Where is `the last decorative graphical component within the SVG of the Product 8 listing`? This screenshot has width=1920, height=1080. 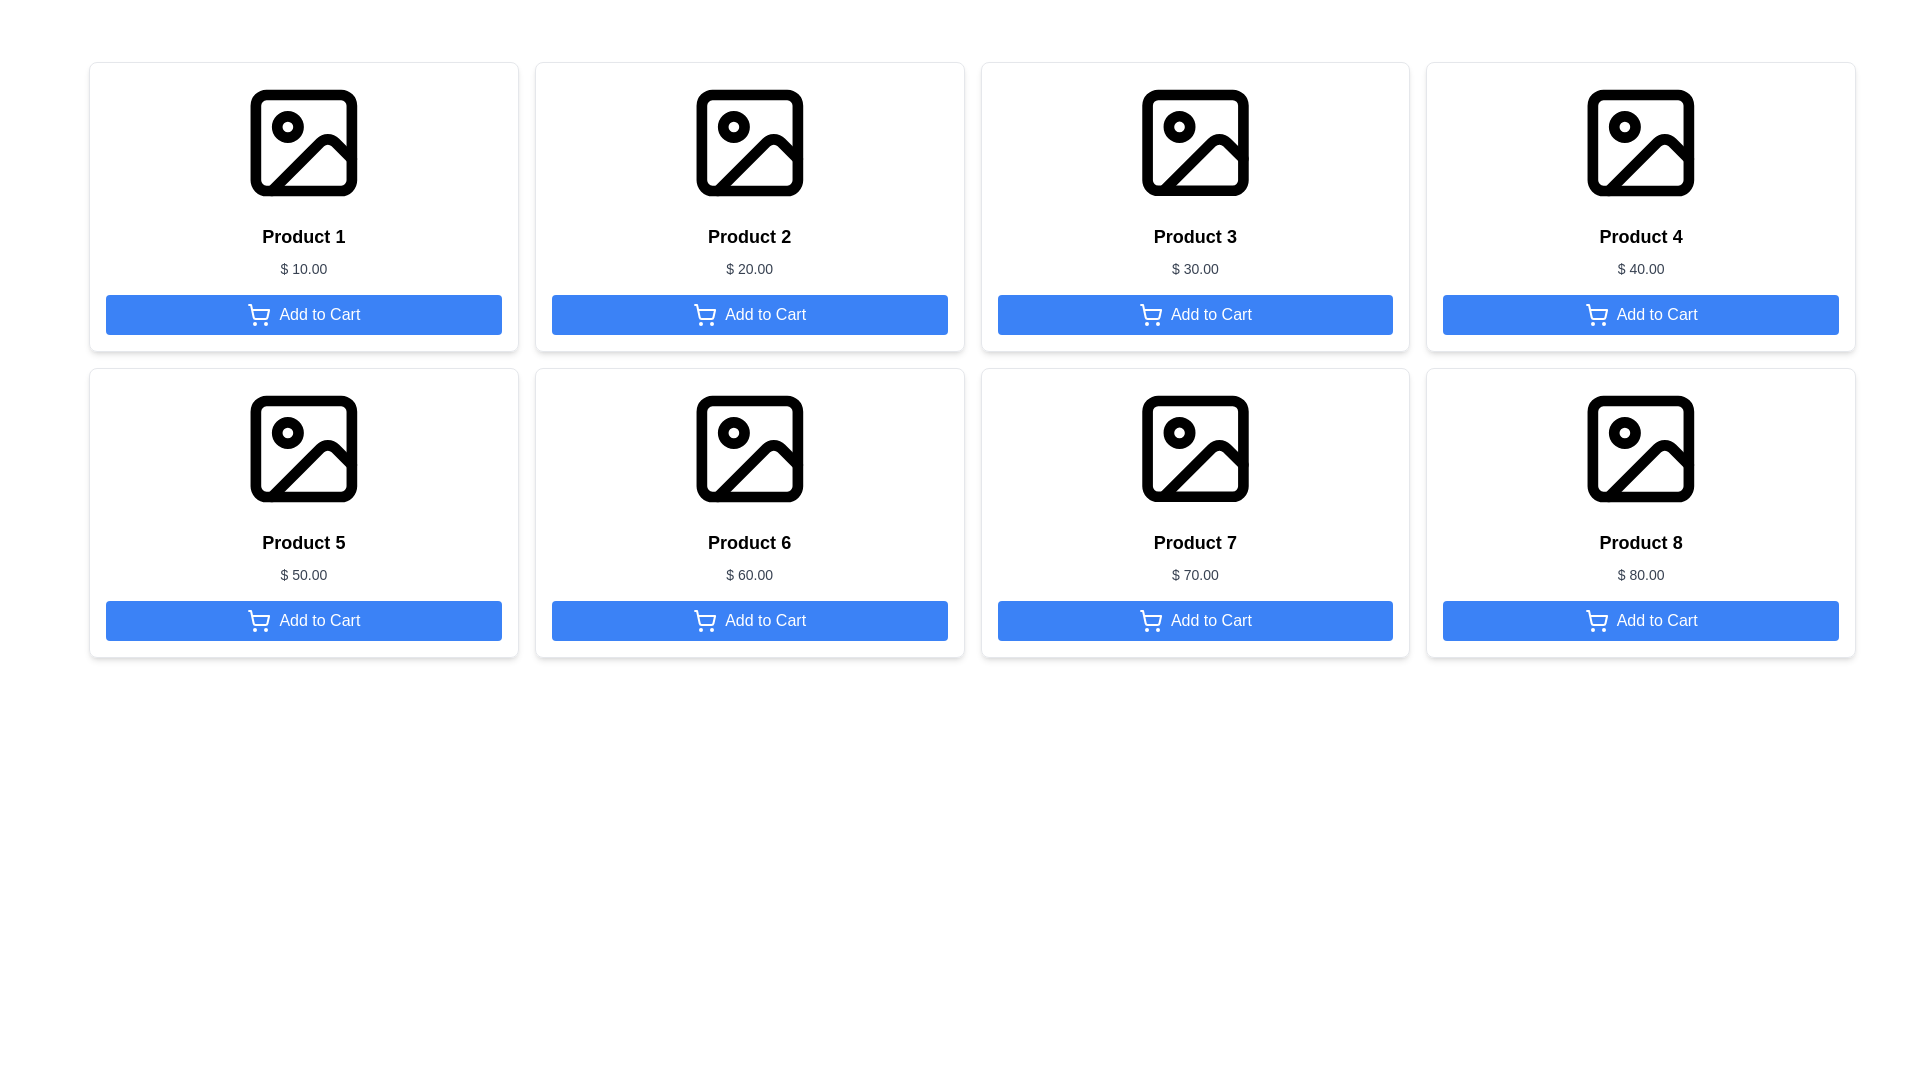
the last decorative graphical component within the SVG of the Product 8 listing is located at coordinates (1649, 471).